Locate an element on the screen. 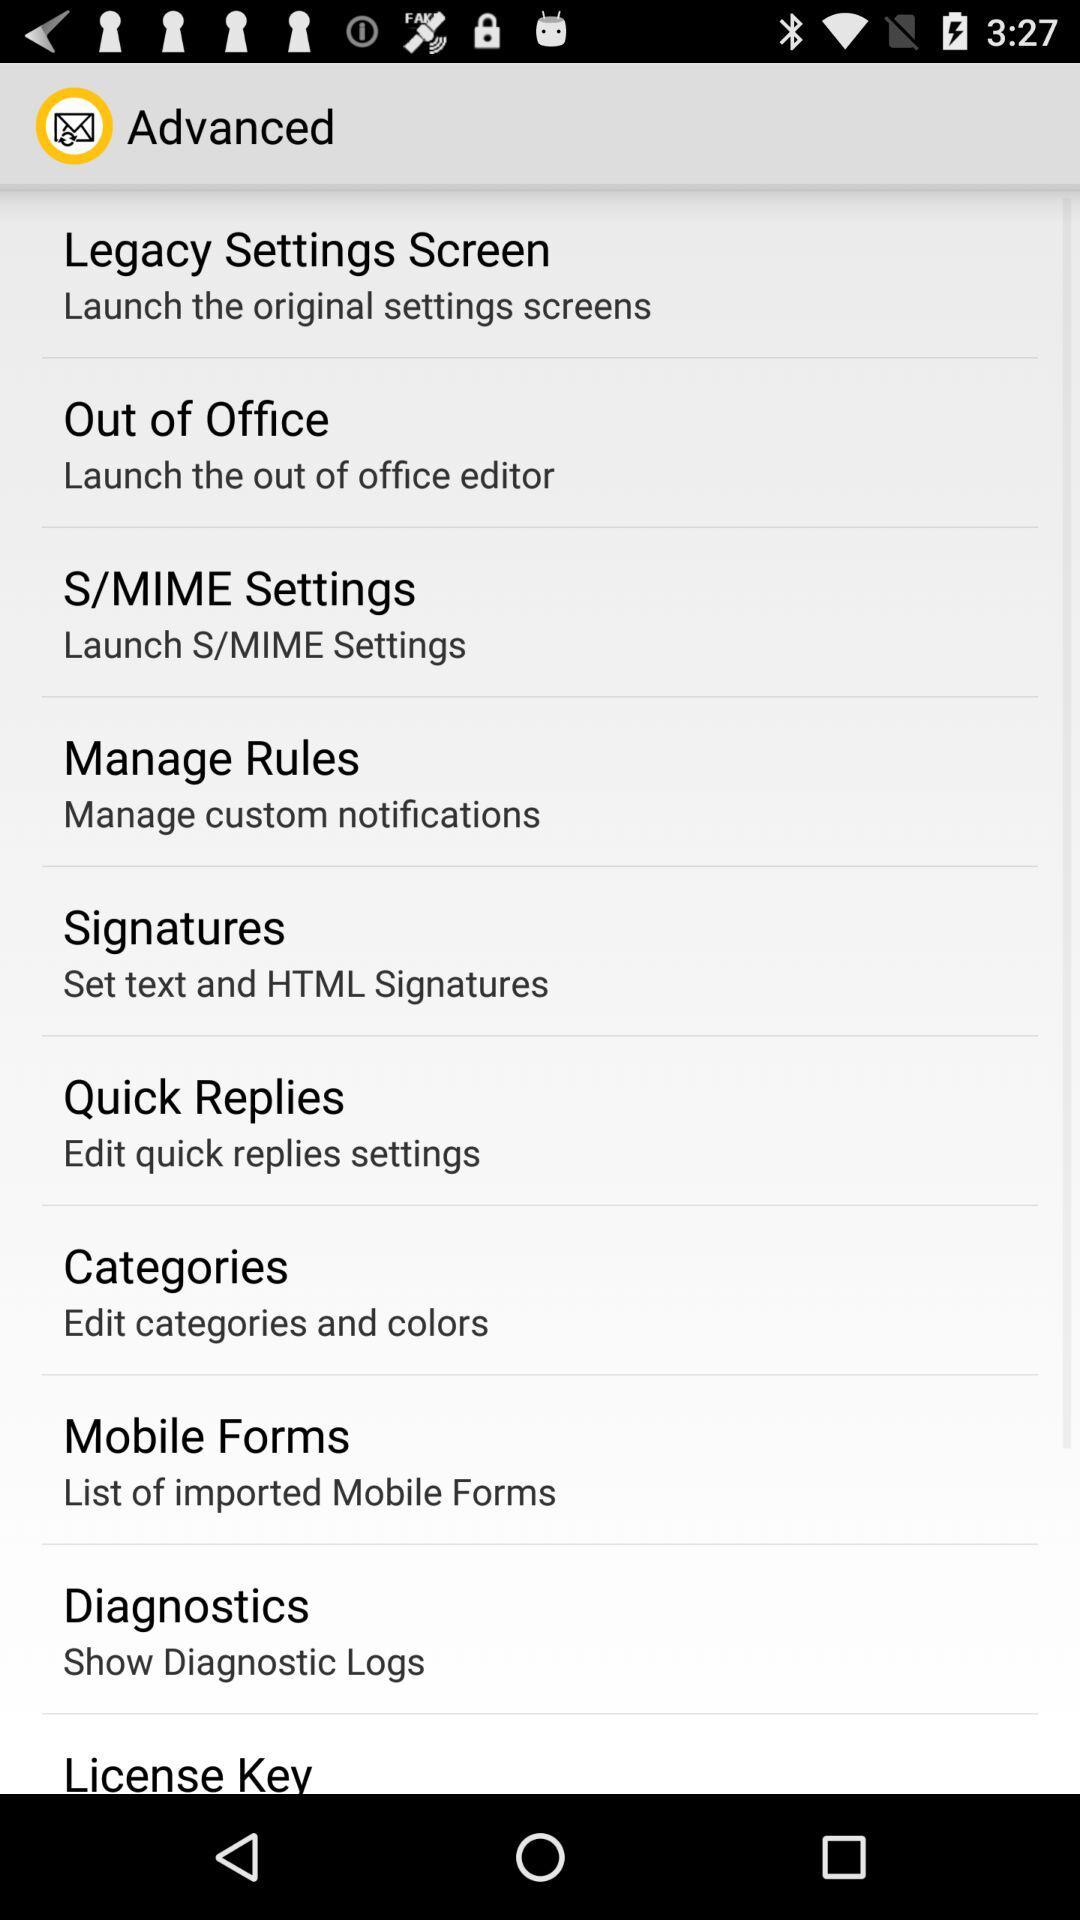  the show diagnostic logs app is located at coordinates (243, 1660).